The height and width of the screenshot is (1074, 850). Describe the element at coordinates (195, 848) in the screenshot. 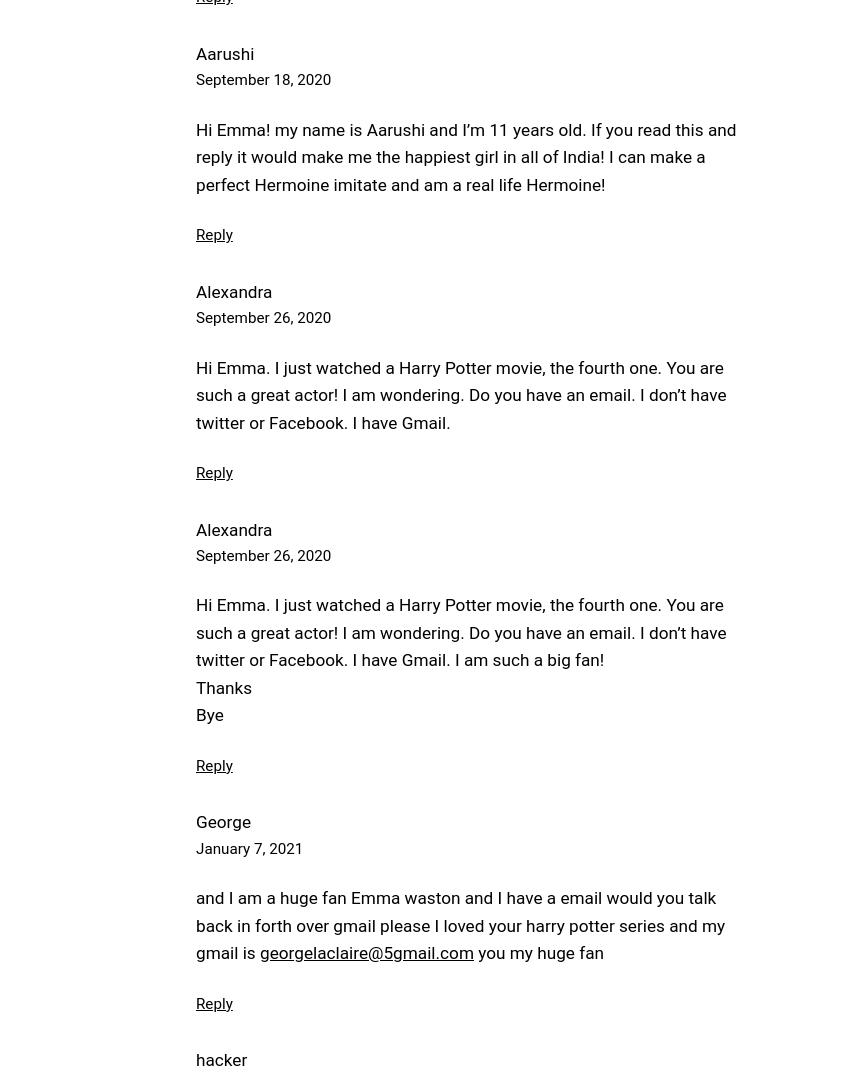

I see `'January 7, 2021'` at that location.